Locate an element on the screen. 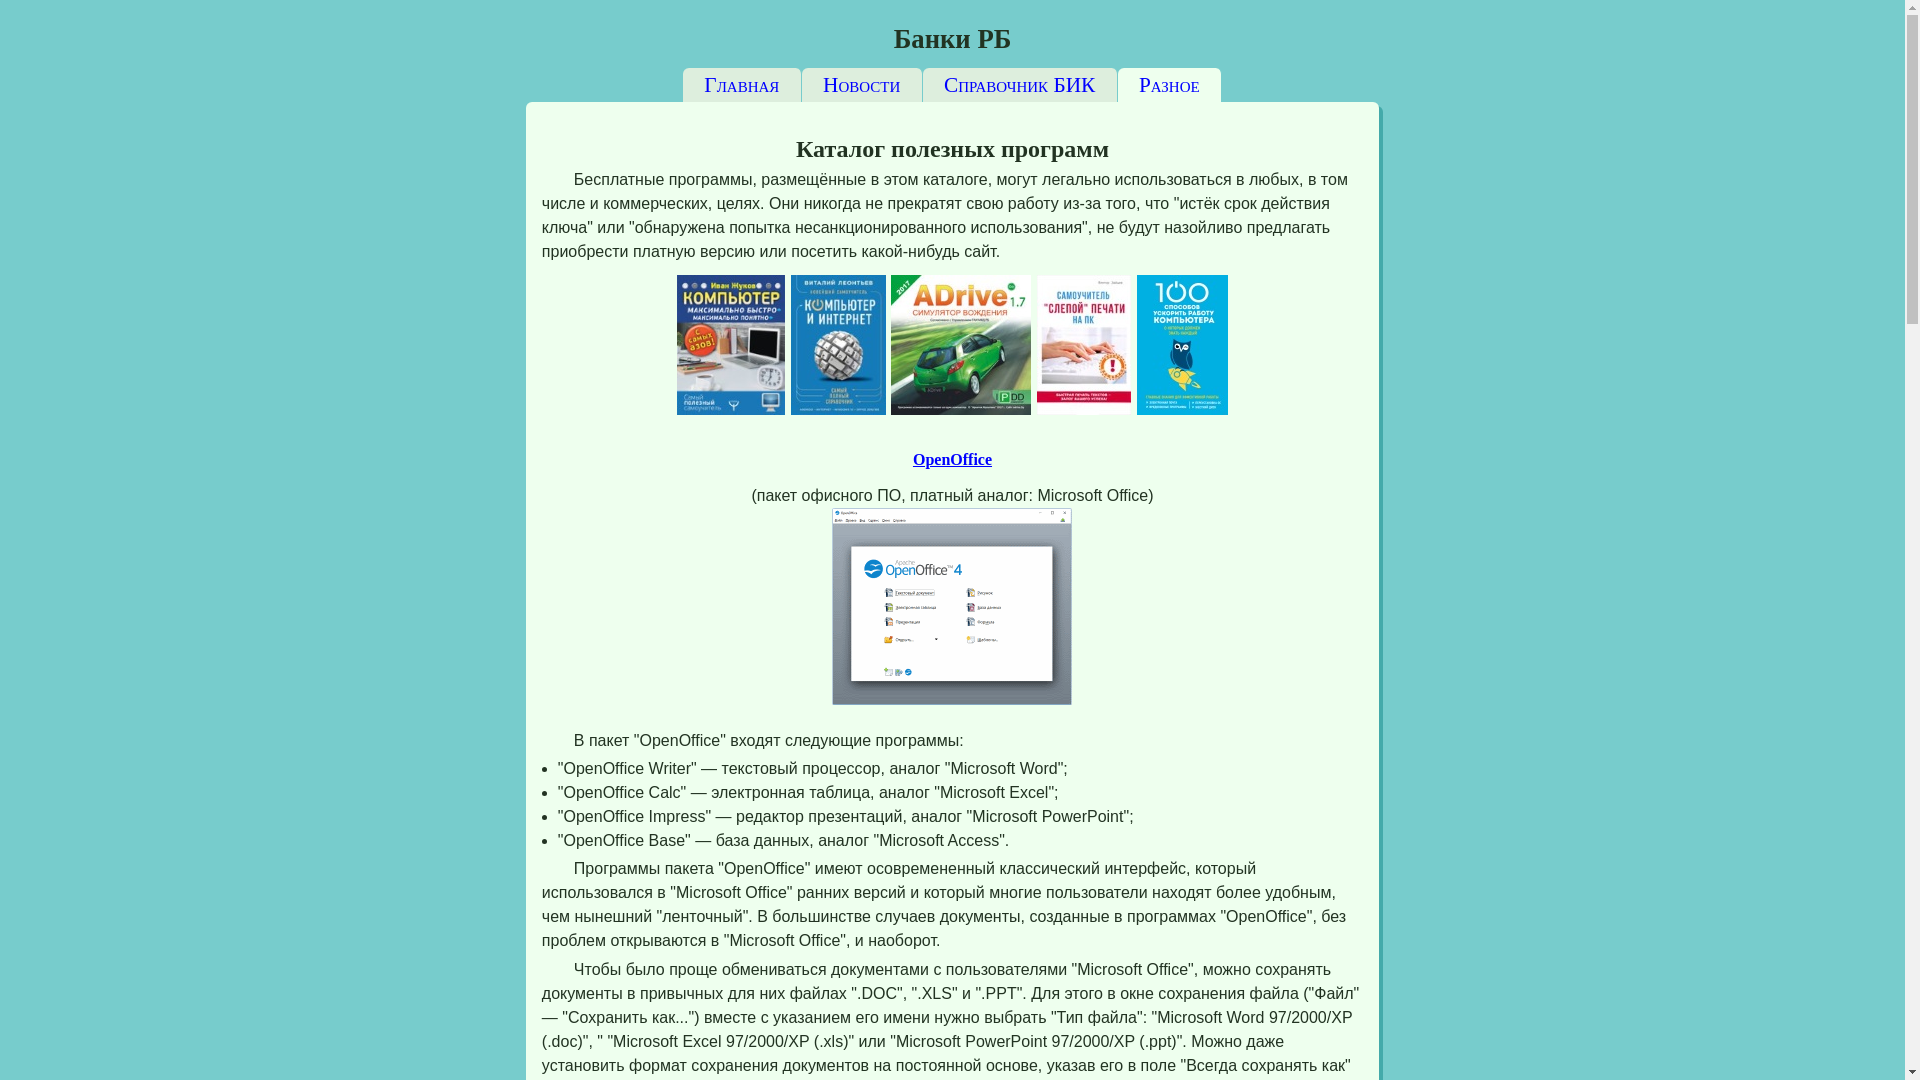 Image resolution: width=1920 pixels, height=1080 pixels. 'OpenOffice' is located at coordinates (951, 459).